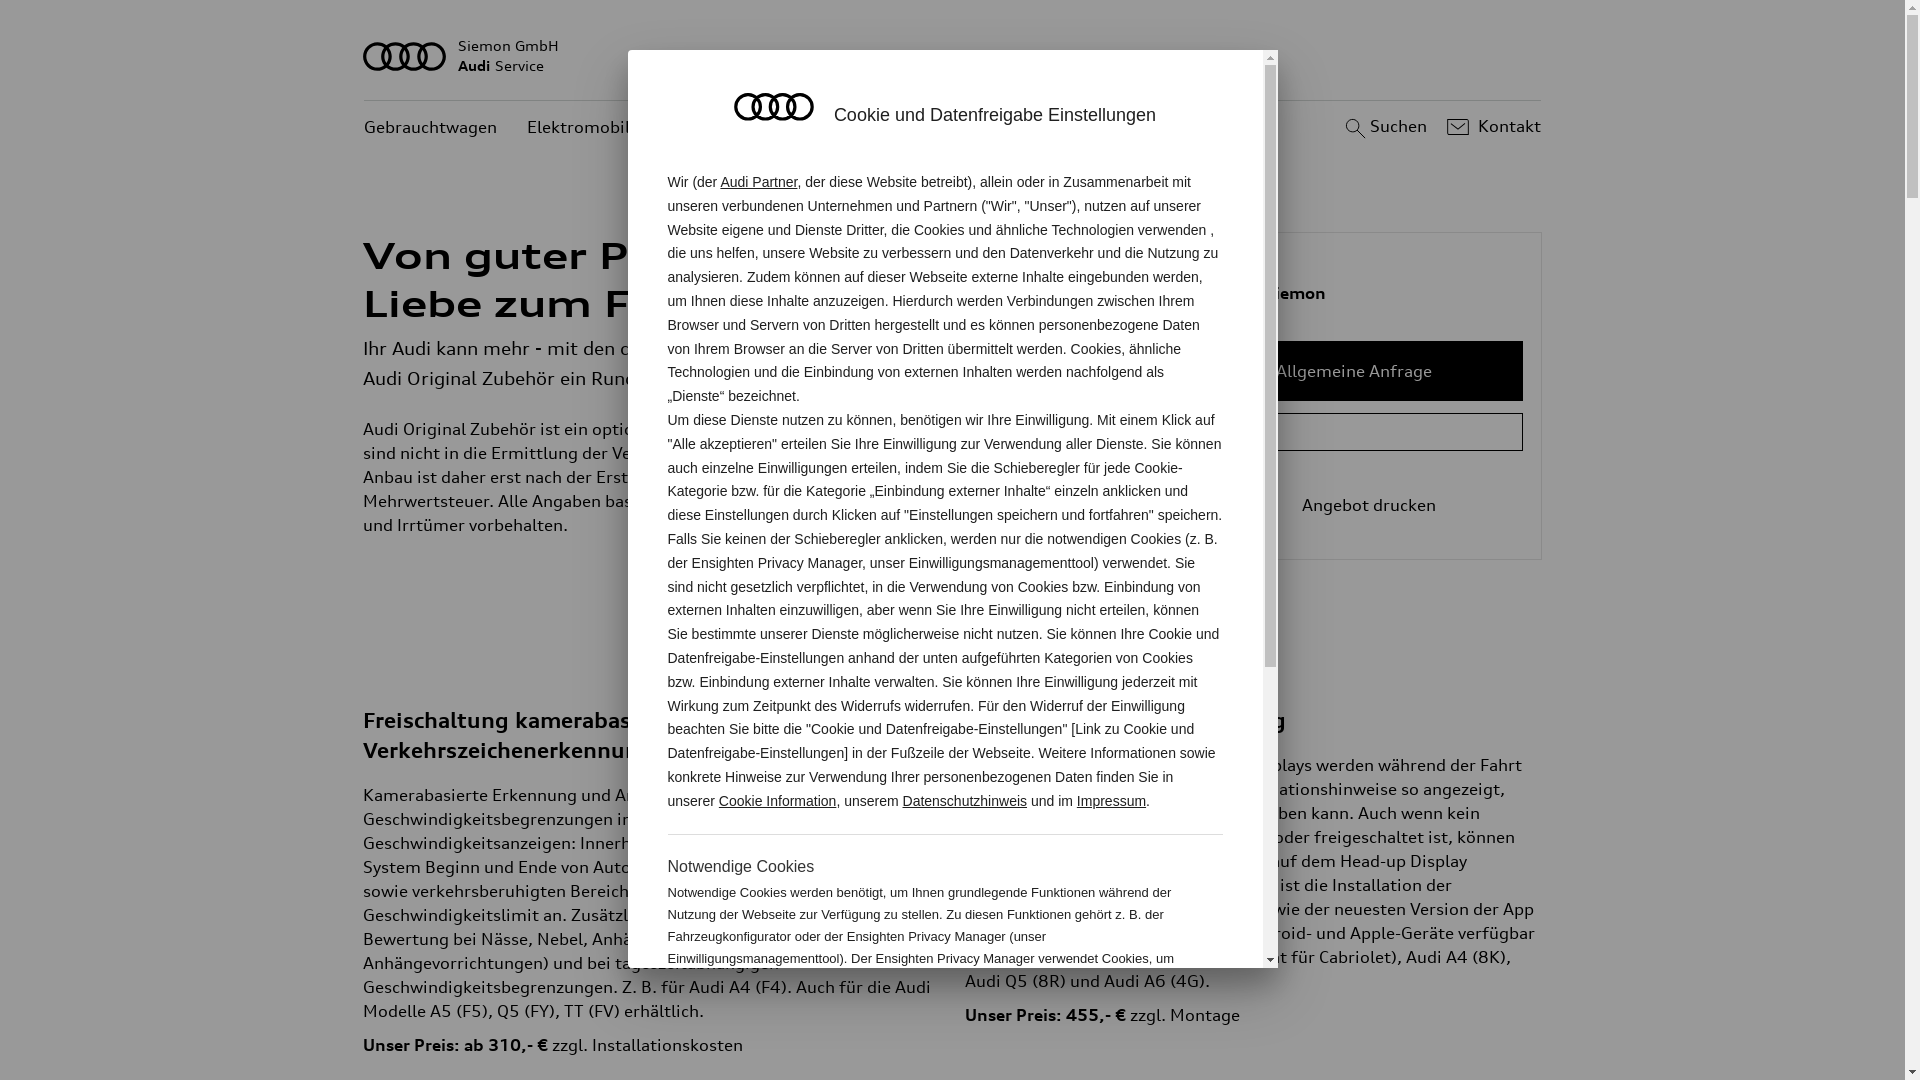  I want to click on 'Gebrauchtwagen', so click(429, 127).